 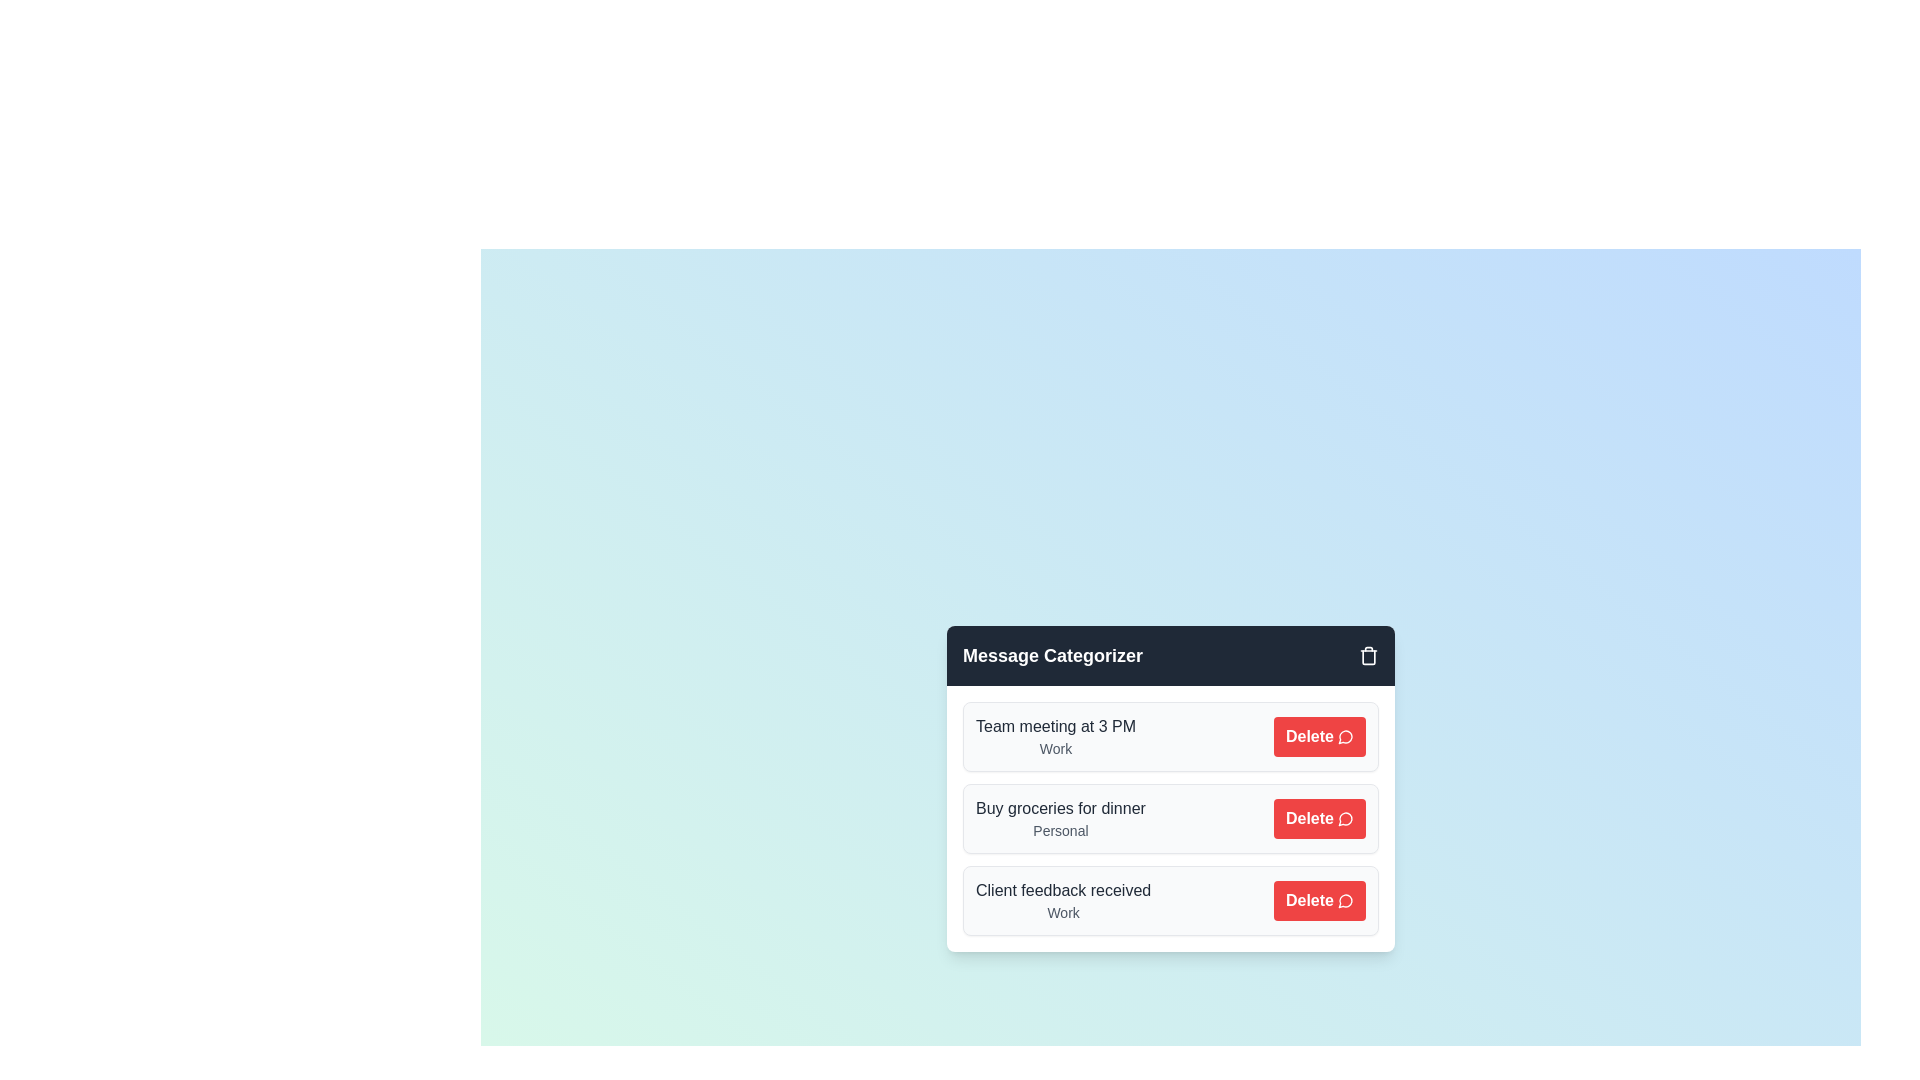 I want to click on the 'Trash' icon in the header to close the dialog, so click(x=1367, y=655).